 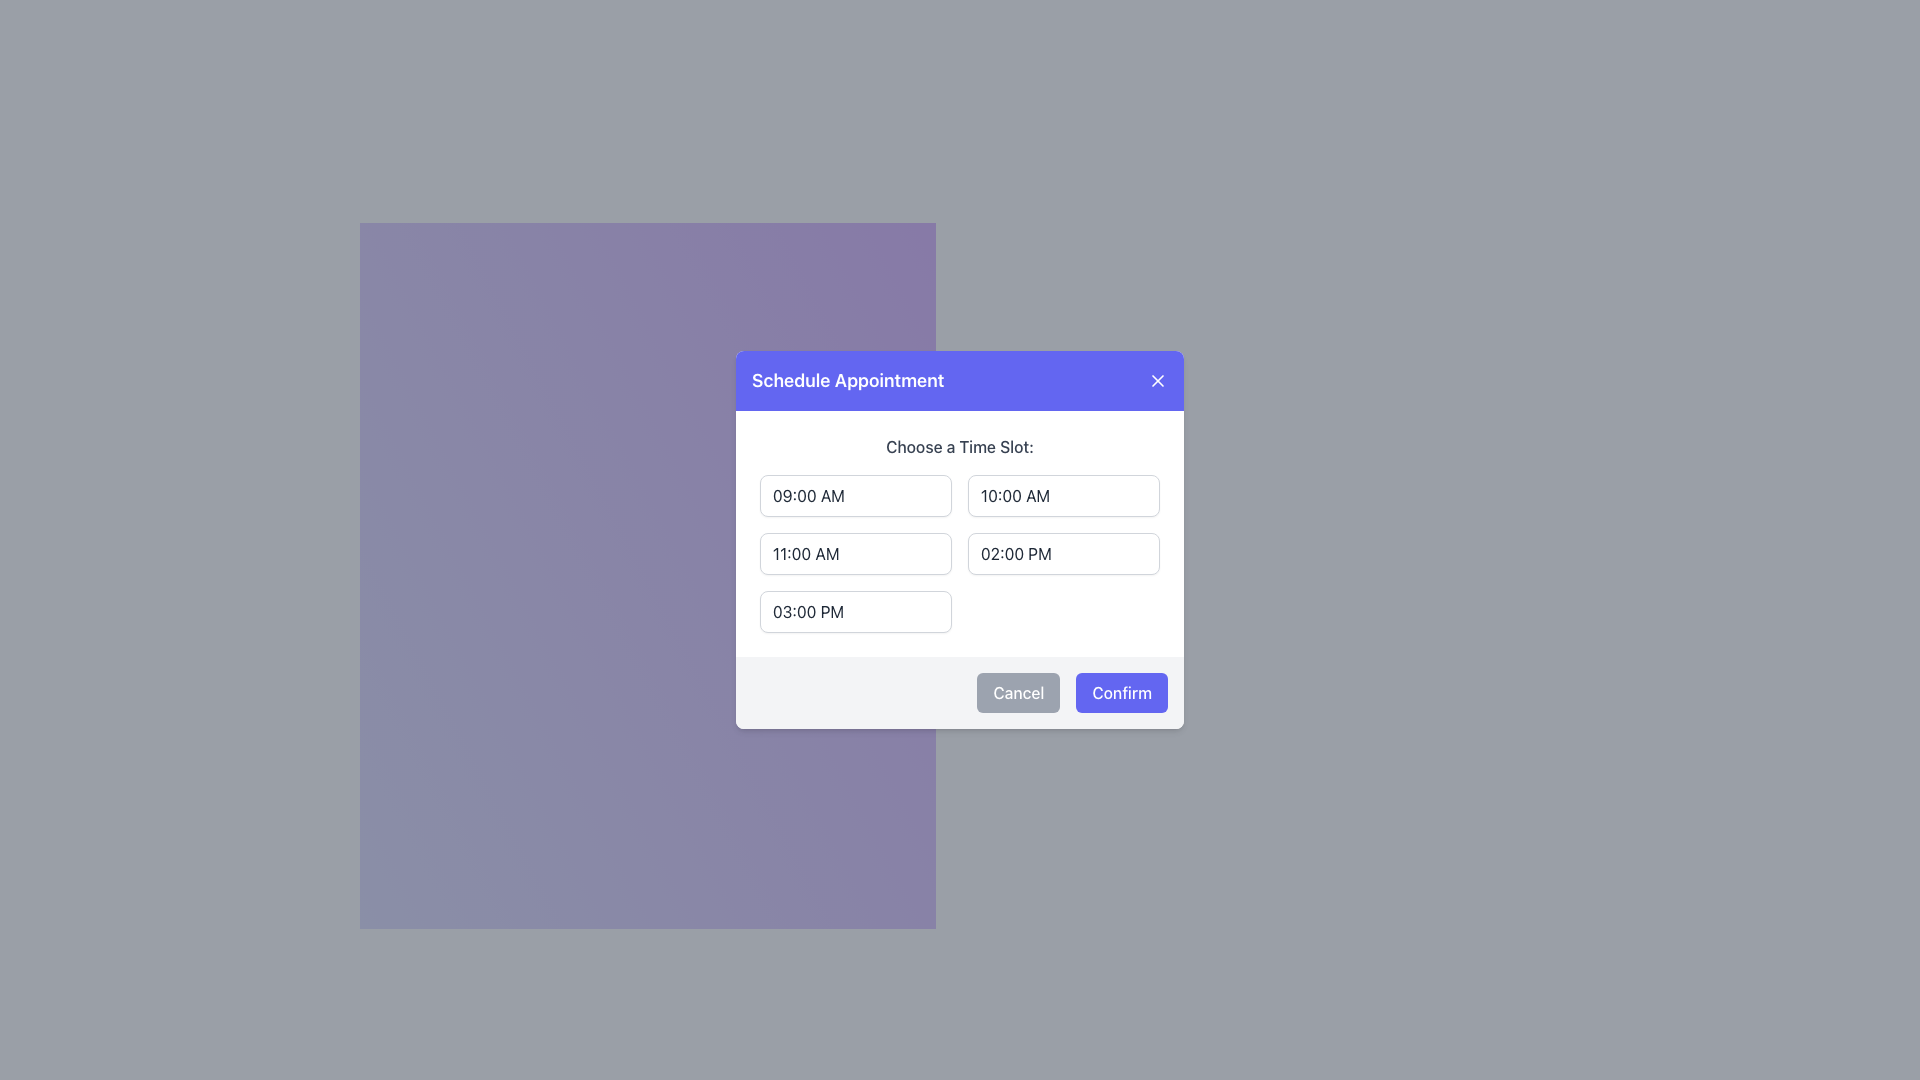 What do you see at coordinates (855, 554) in the screenshot?
I see `the time slot button located in the third row, first column of the grid layout` at bounding box center [855, 554].